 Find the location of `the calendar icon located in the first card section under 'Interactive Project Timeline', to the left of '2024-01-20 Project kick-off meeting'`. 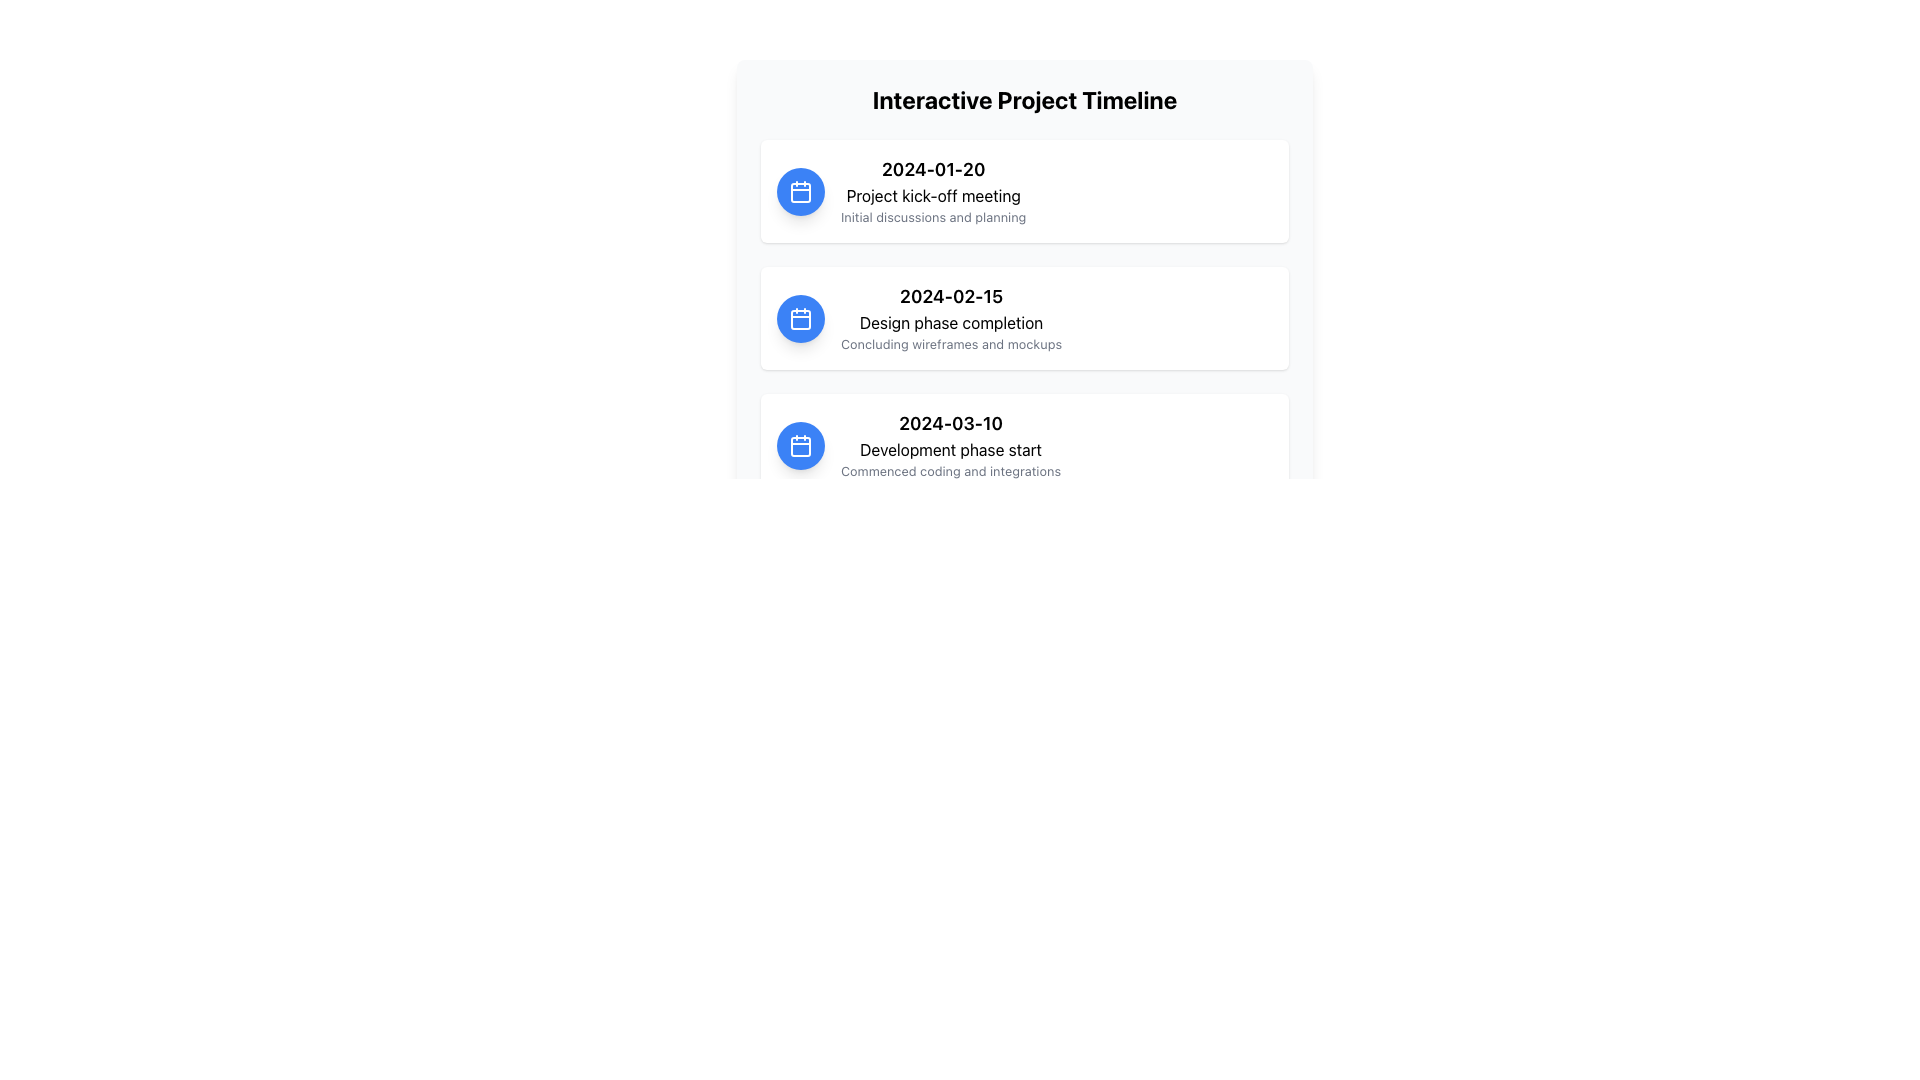

the calendar icon located in the first card section under 'Interactive Project Timeline', to the left of '2024-01-20 Project kick-off meeting' is located at coordinates (801, 191).